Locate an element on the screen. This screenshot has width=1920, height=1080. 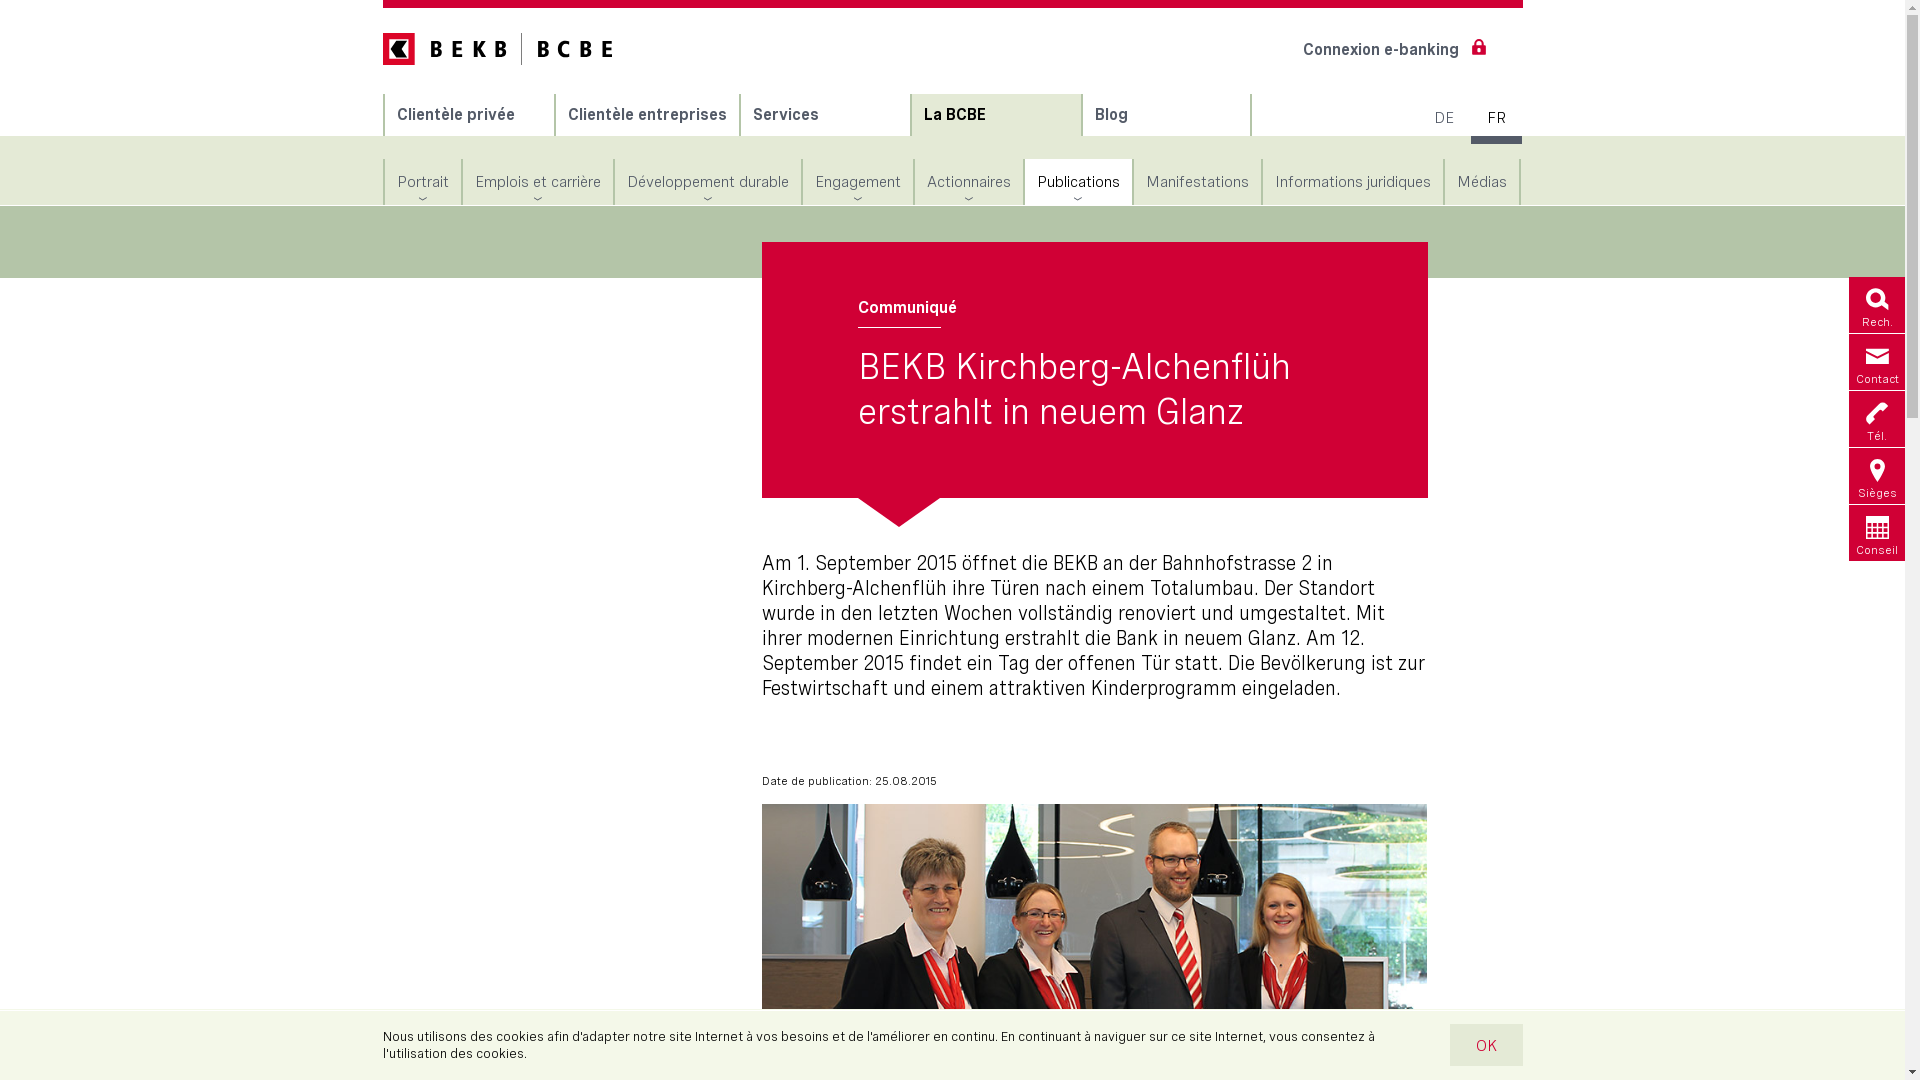
'FR' is located at coordinates (1494, 118).